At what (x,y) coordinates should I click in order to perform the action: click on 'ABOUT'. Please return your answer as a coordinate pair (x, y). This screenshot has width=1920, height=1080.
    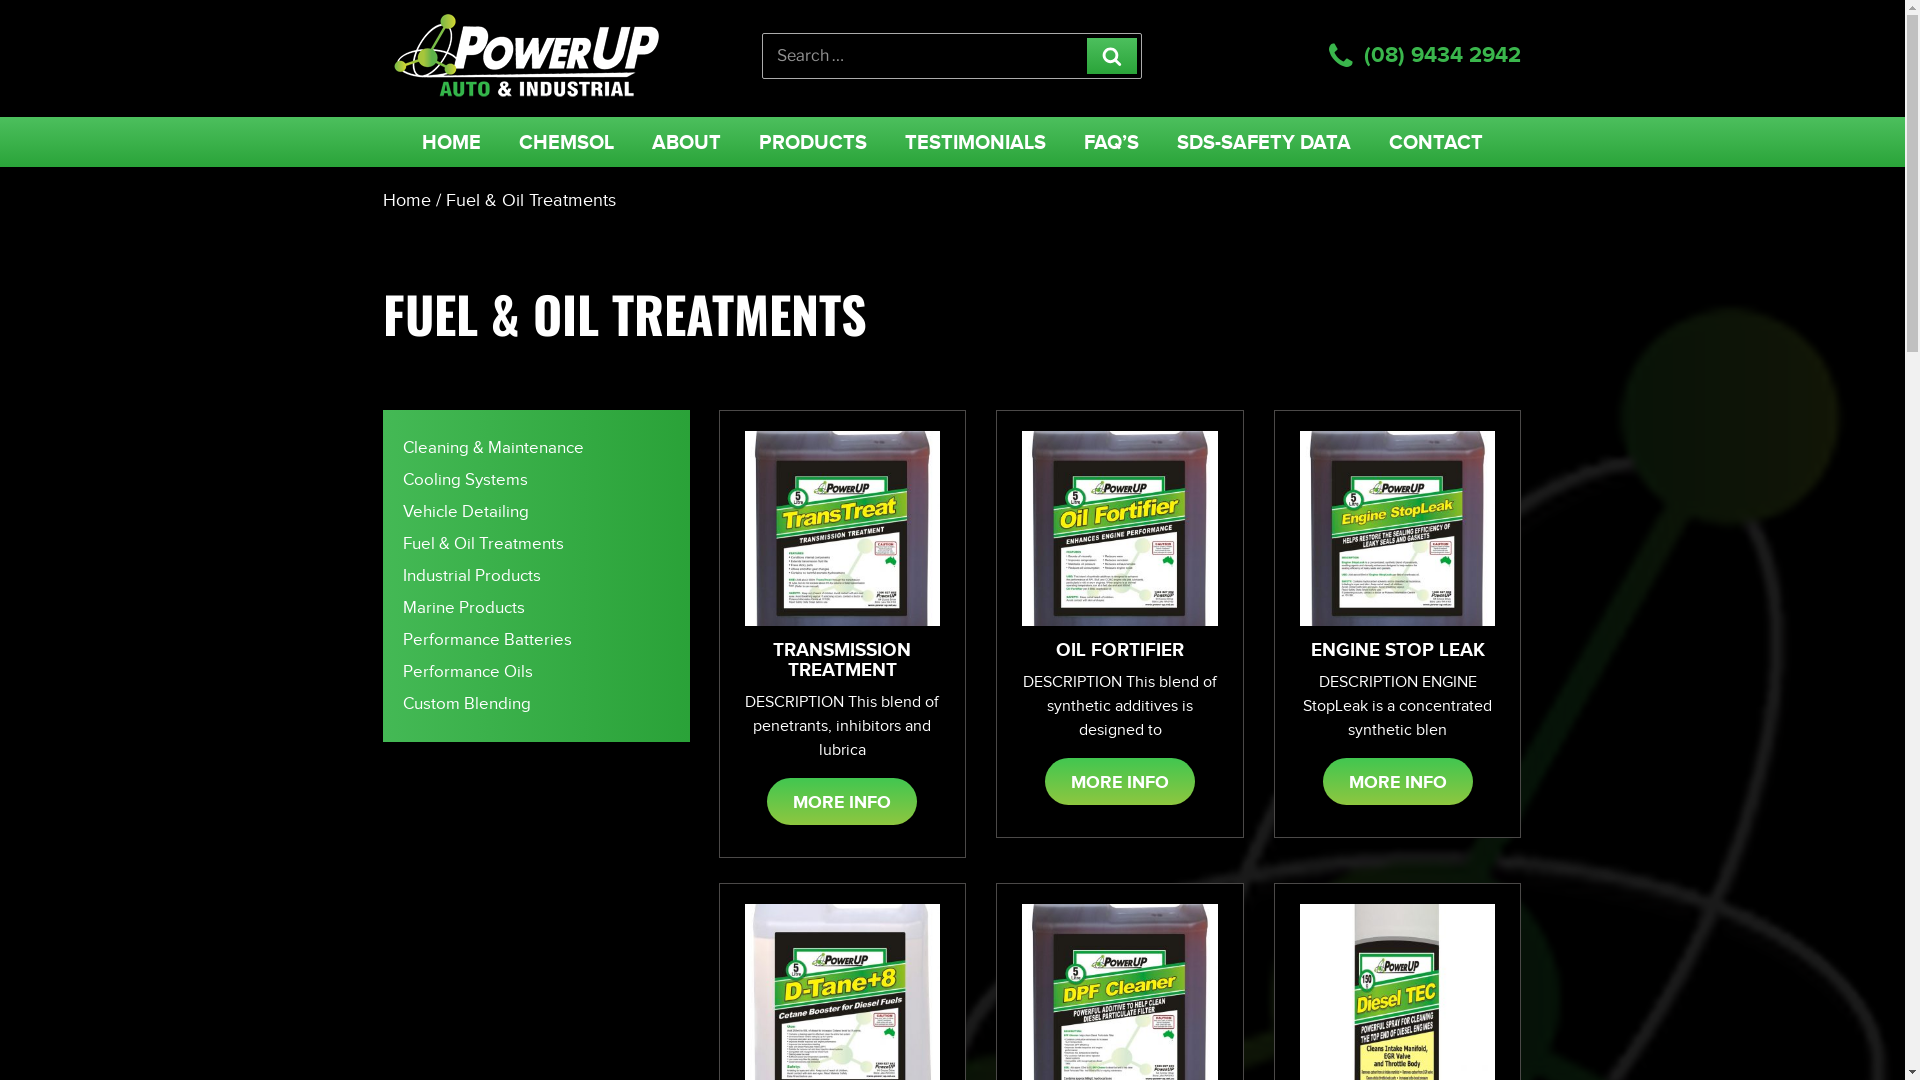
    Looking at the image, I should click on (686, 141).